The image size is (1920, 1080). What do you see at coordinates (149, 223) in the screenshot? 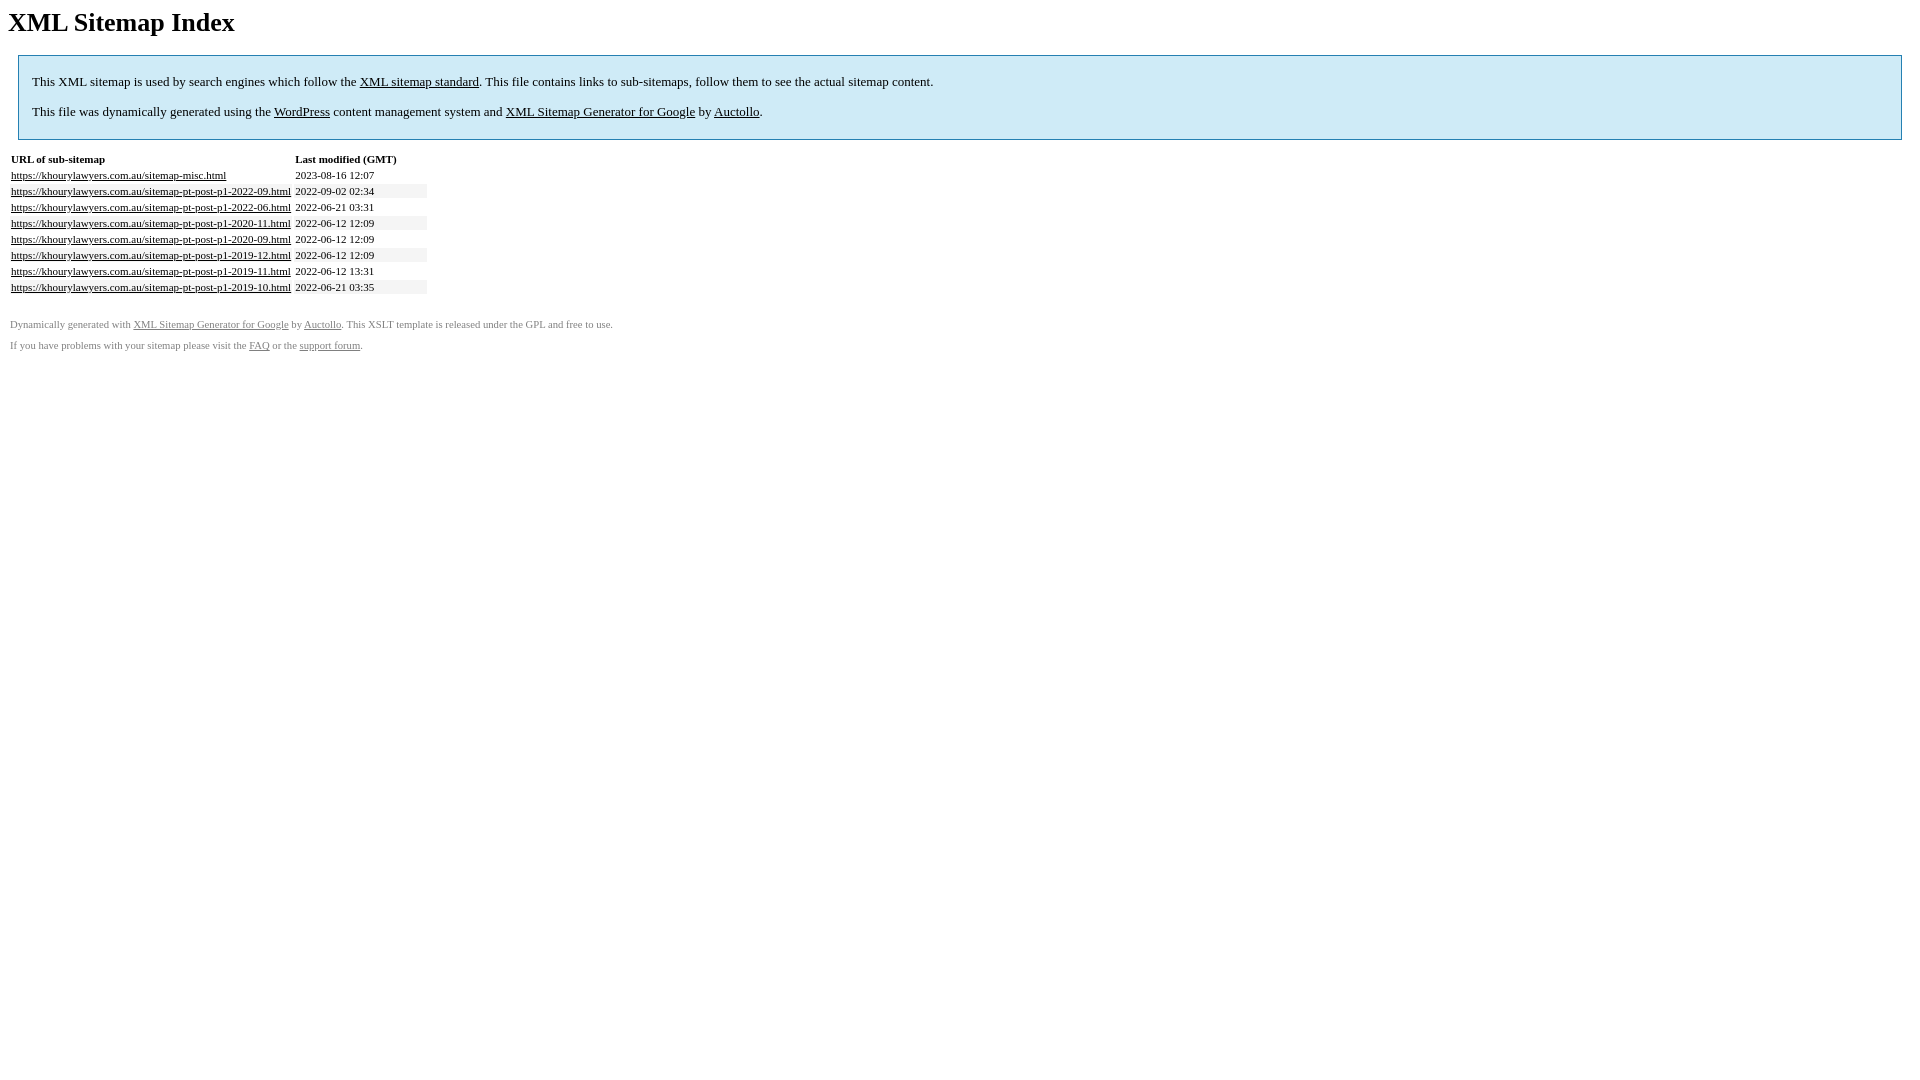
I see `'https://khourylawyers.com.au/sitemap-pt-post-p1-2020-11.html'` at bounding box center [149, 223].